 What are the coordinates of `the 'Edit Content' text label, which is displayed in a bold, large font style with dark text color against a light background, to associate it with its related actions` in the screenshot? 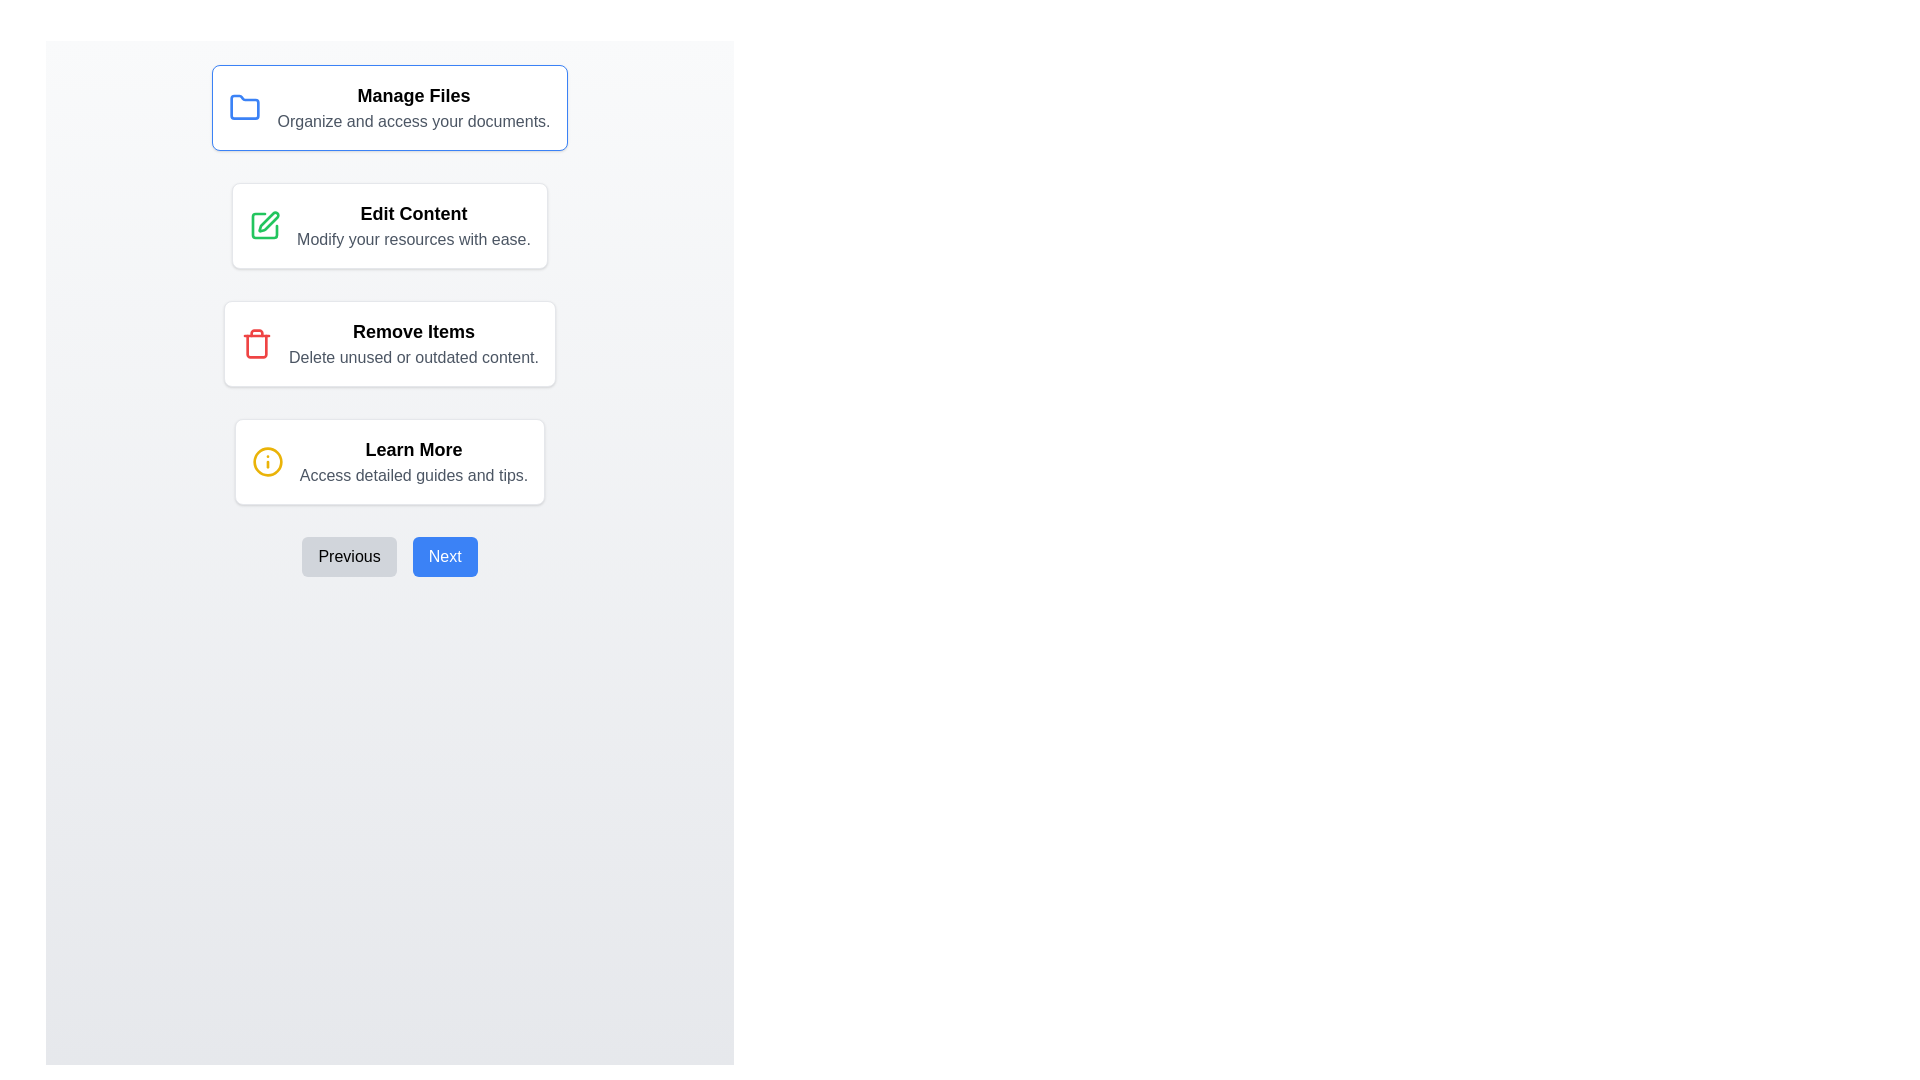 It's located at (412, 213).